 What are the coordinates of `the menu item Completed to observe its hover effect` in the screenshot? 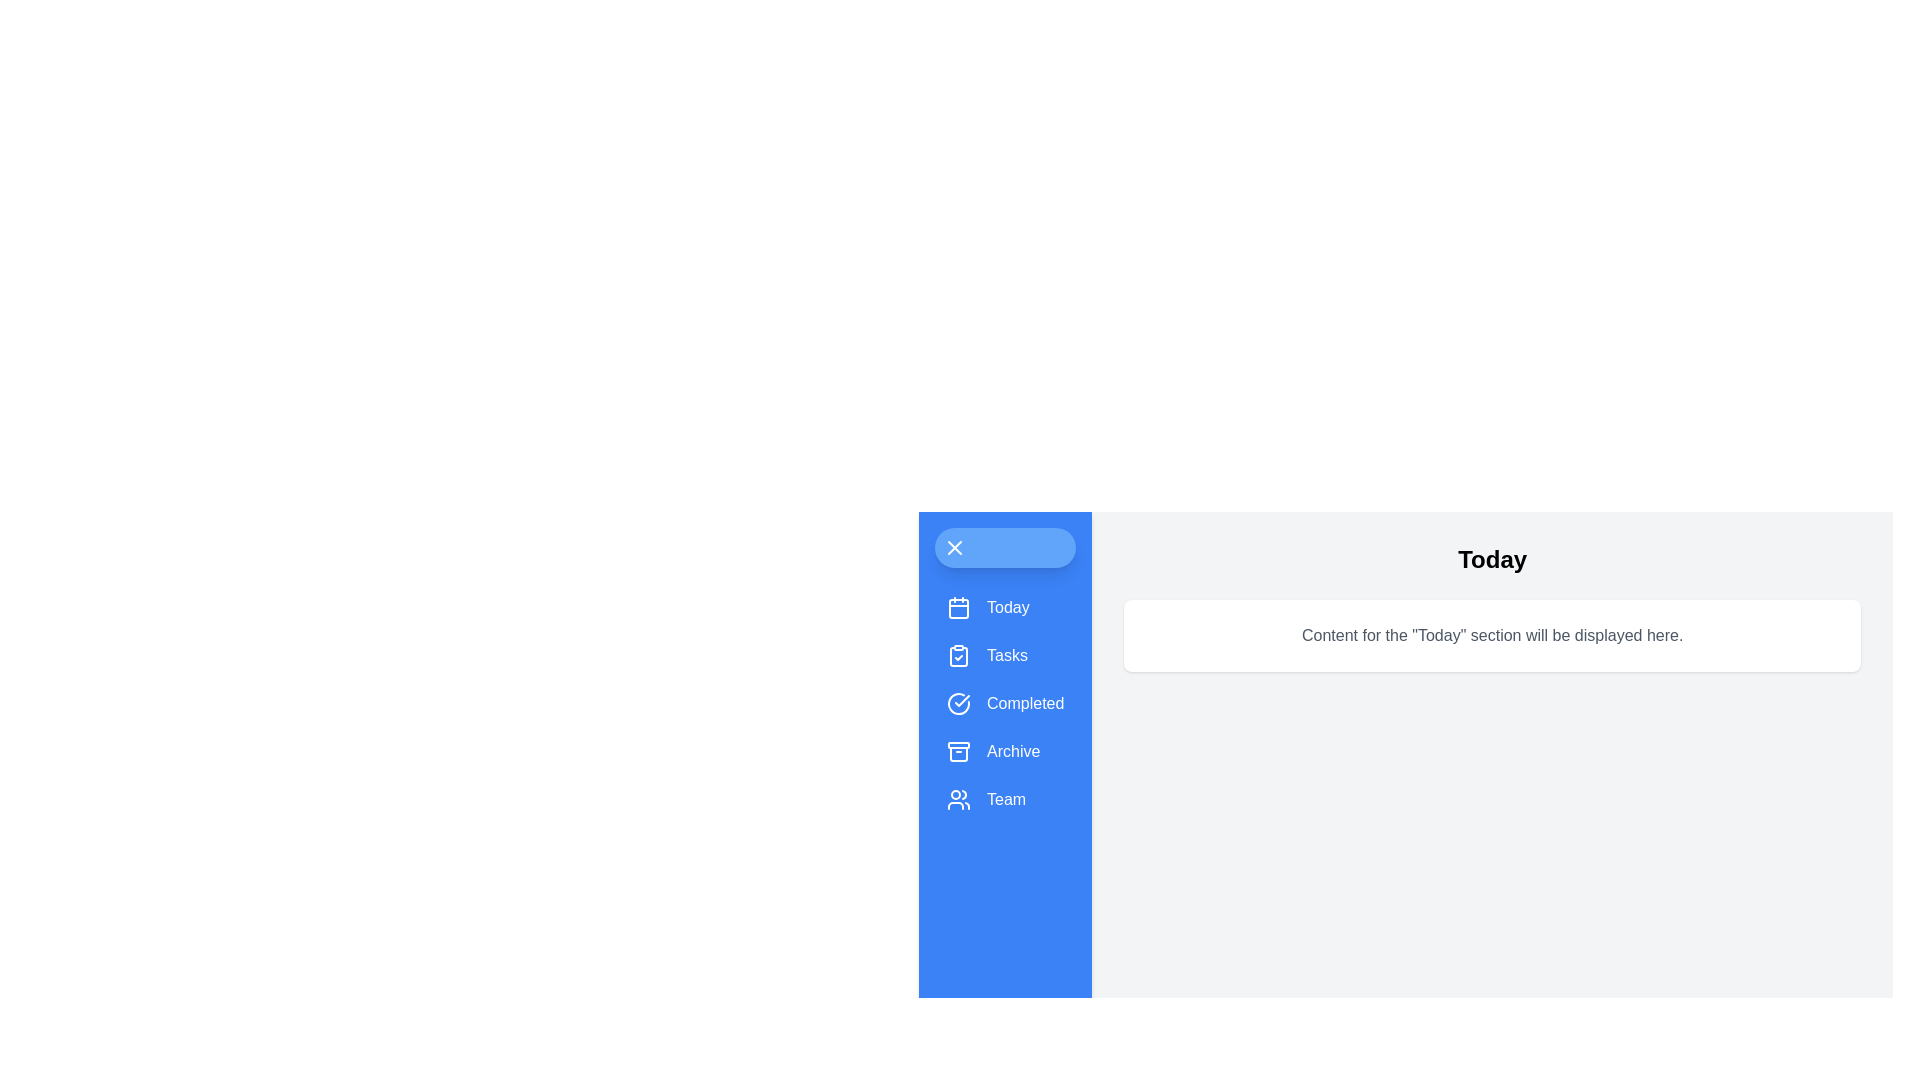 It's located at (1005, 703).